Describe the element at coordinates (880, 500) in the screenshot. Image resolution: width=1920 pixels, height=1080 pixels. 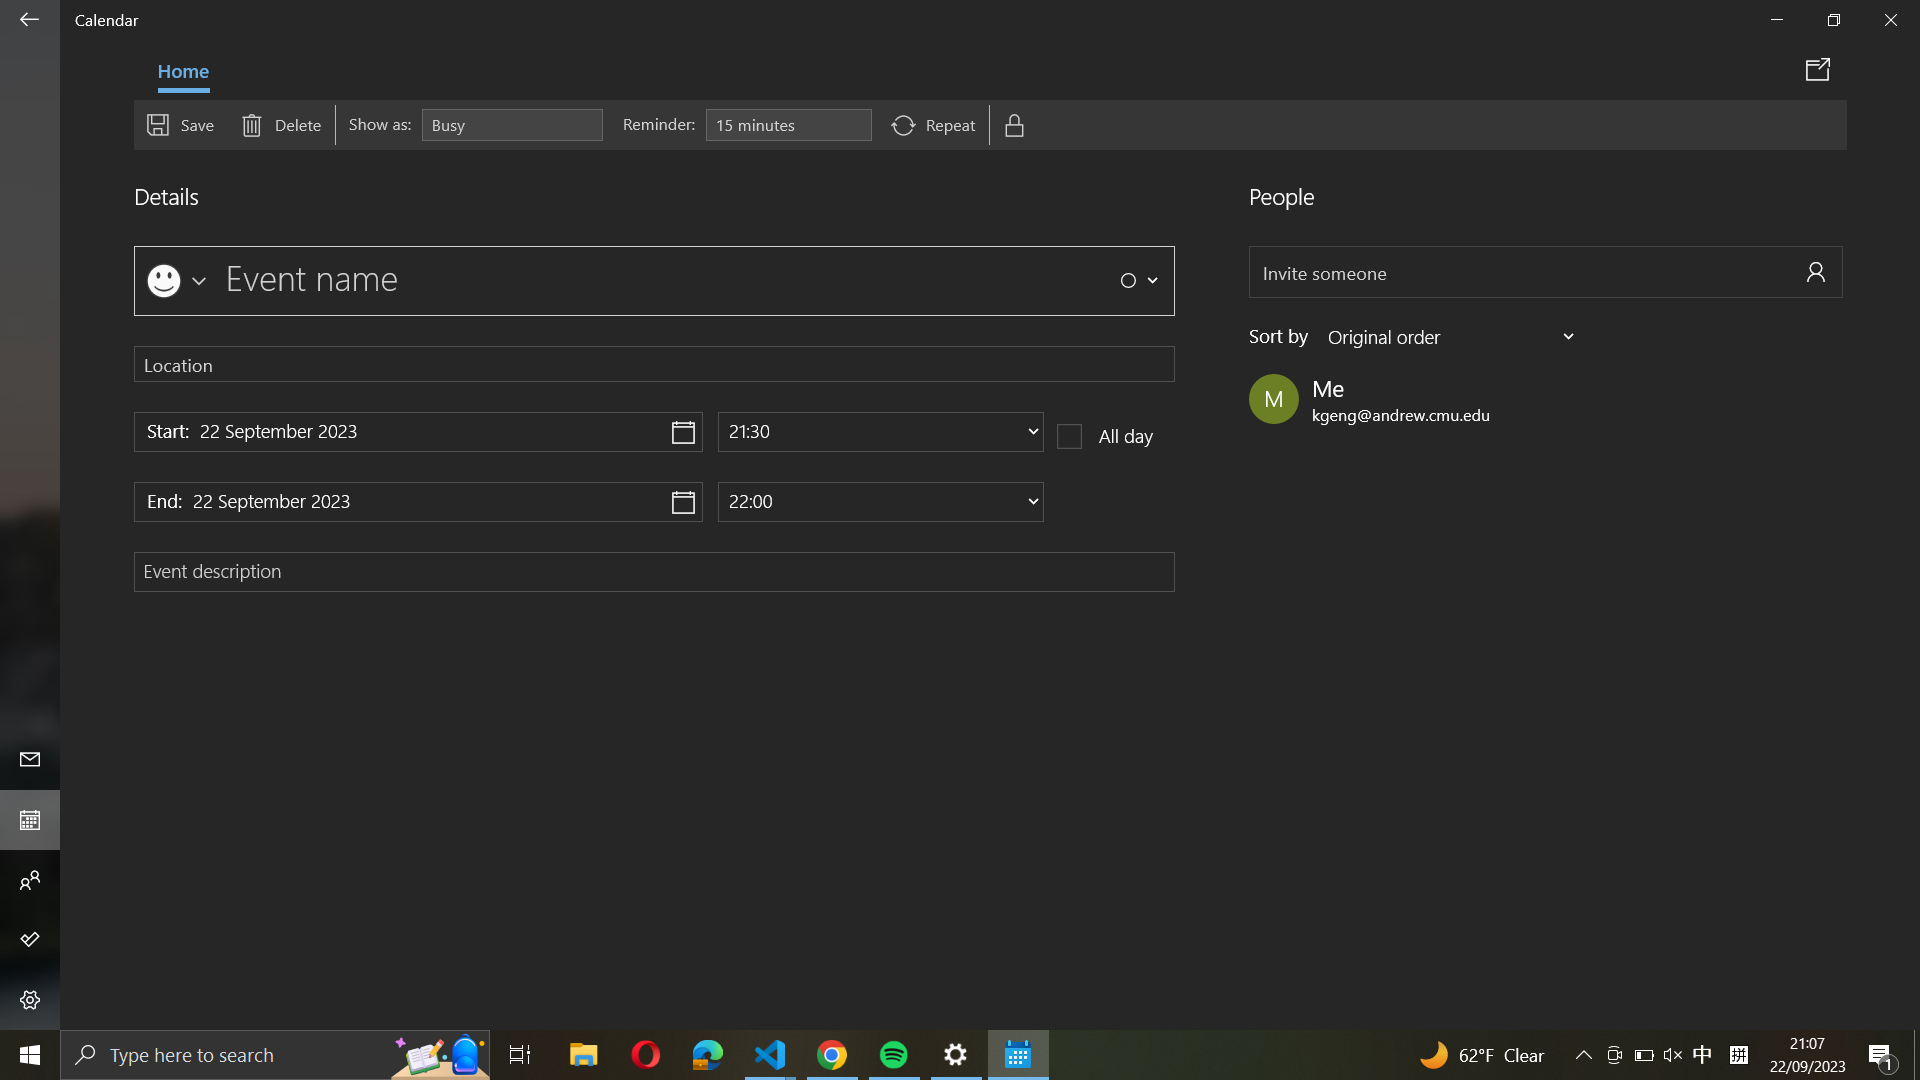
I see `Schedule the end time of the event for 10:00 PM` at that location.